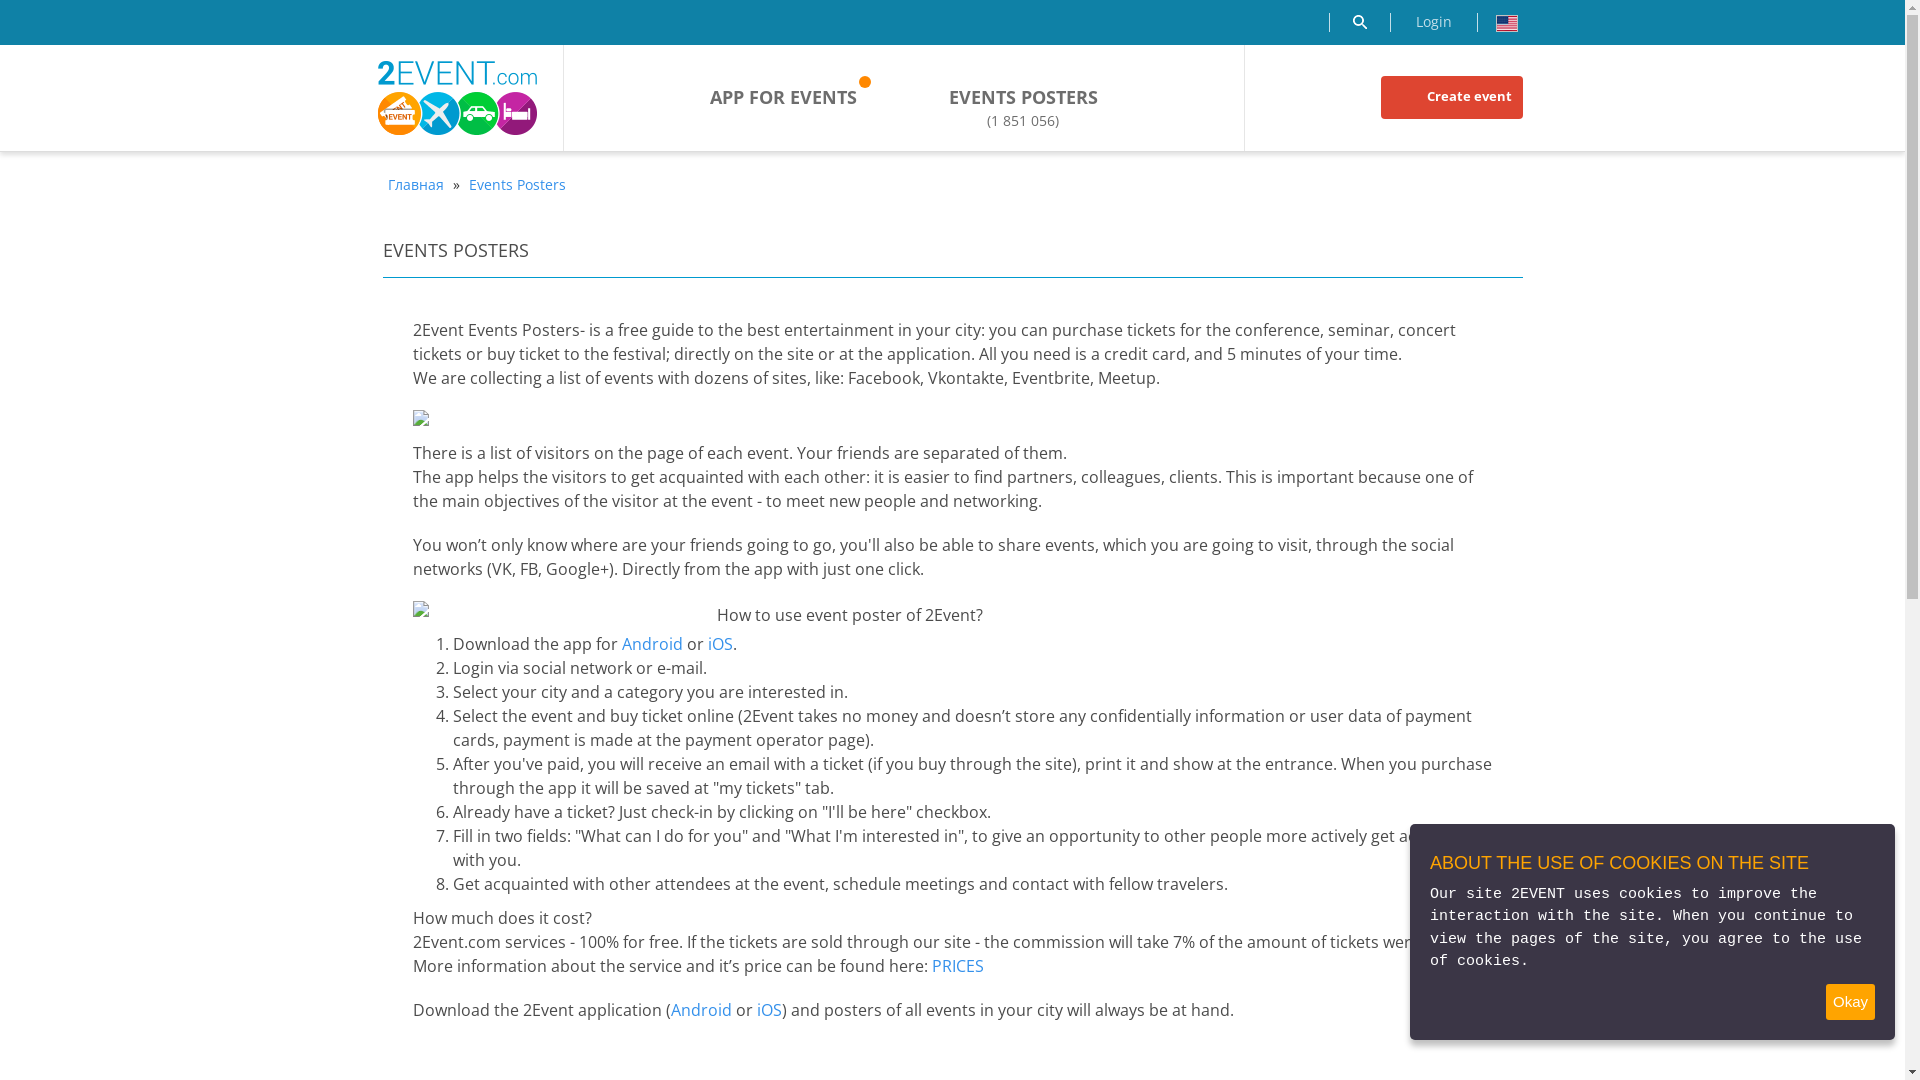 The width and height of the screenshot is (1920, 1080). I want to click on 'Create event', so click(1450, 97).